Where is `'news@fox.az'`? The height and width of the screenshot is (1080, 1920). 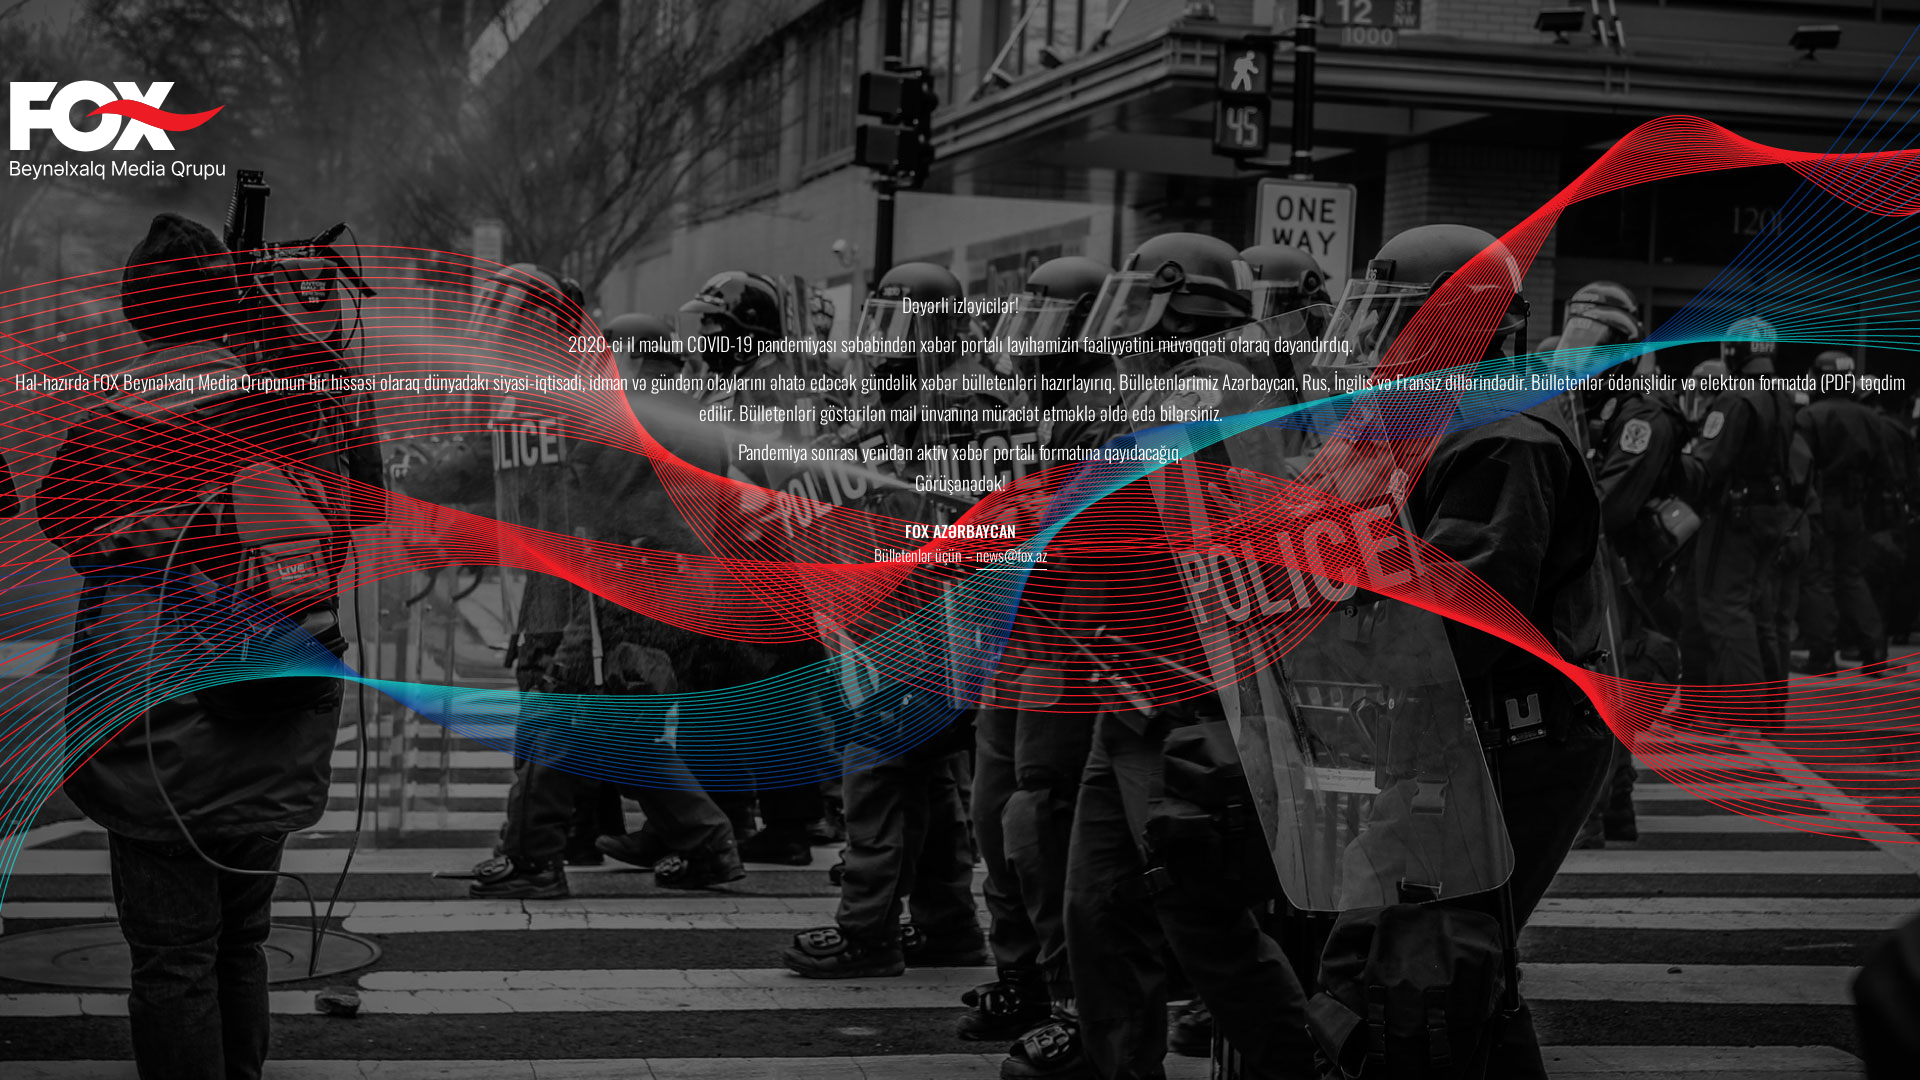 'news@fox.az' is located at coordinates (975, 556).